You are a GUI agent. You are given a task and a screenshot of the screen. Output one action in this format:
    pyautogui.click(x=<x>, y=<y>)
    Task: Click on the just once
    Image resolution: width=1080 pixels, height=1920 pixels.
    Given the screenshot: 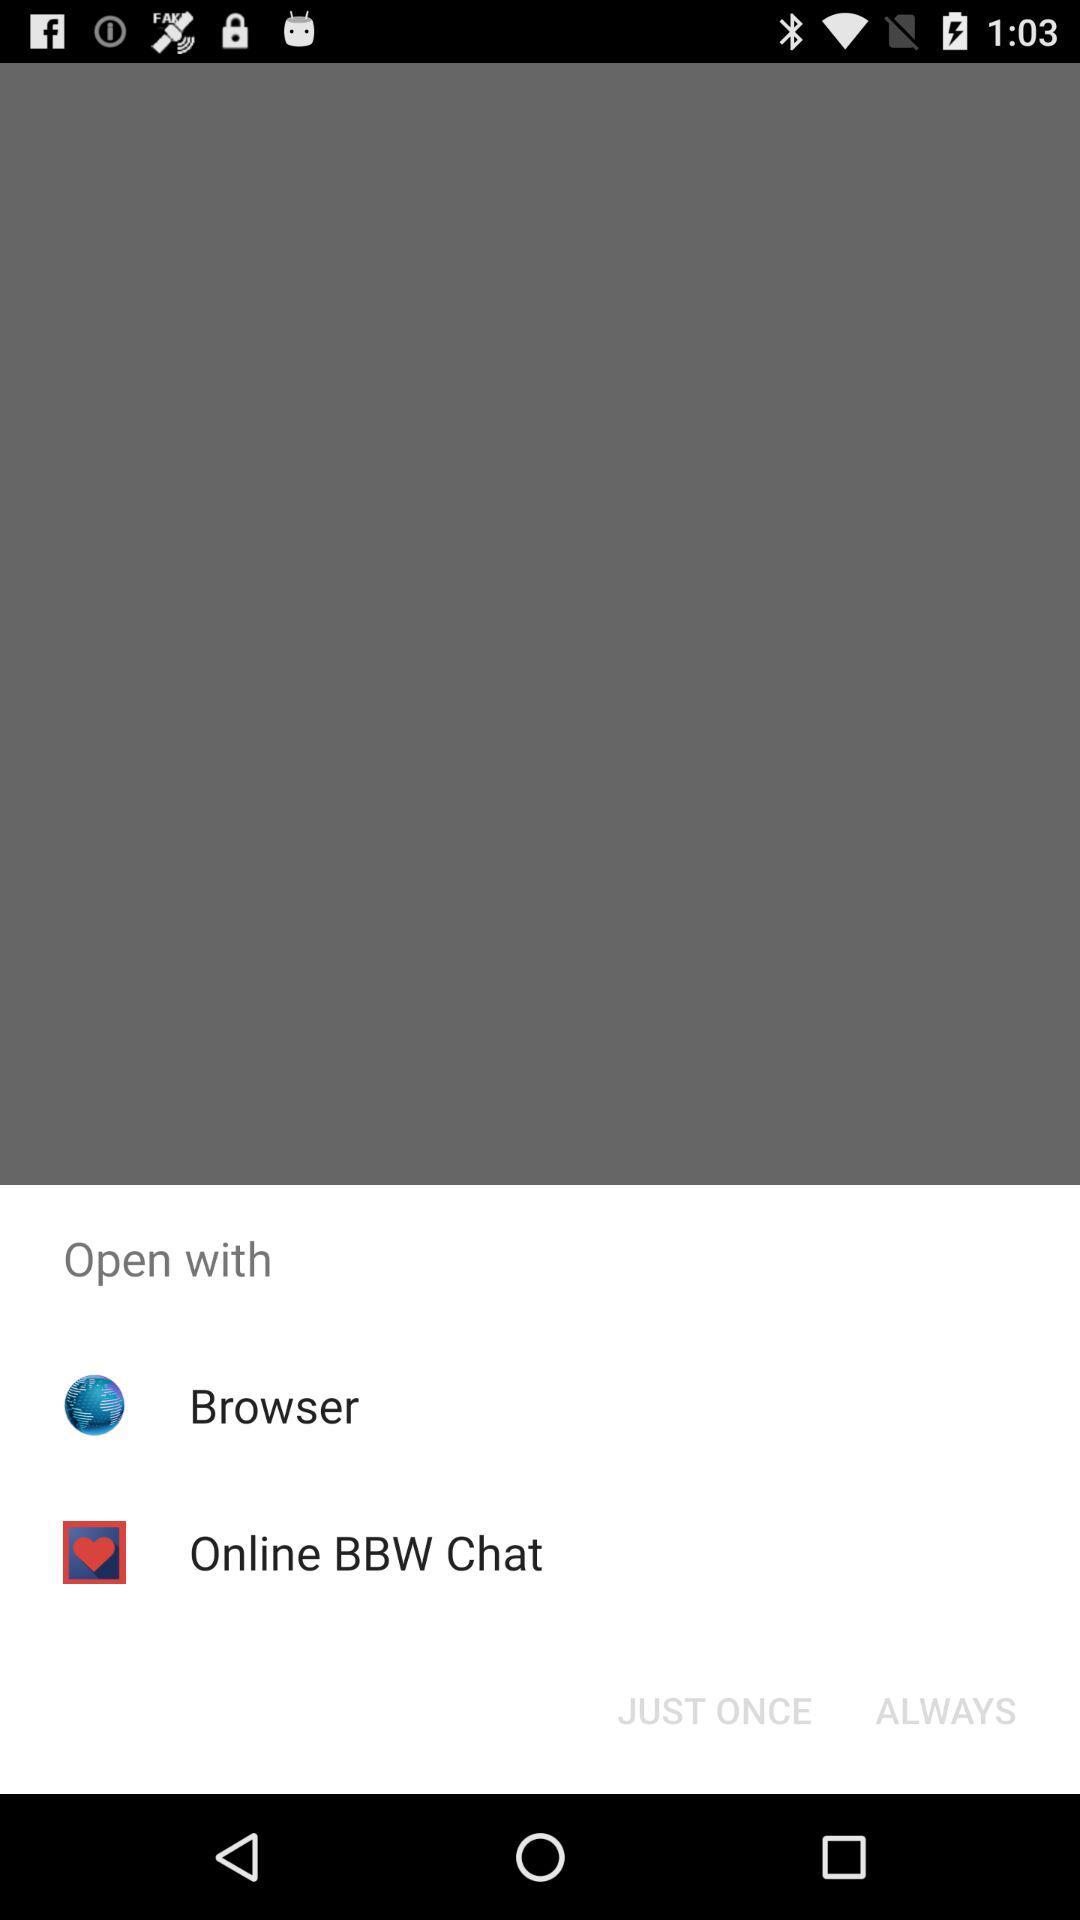 What is the action you would take?
    pyautogui.click(x=713, y=1708)
    